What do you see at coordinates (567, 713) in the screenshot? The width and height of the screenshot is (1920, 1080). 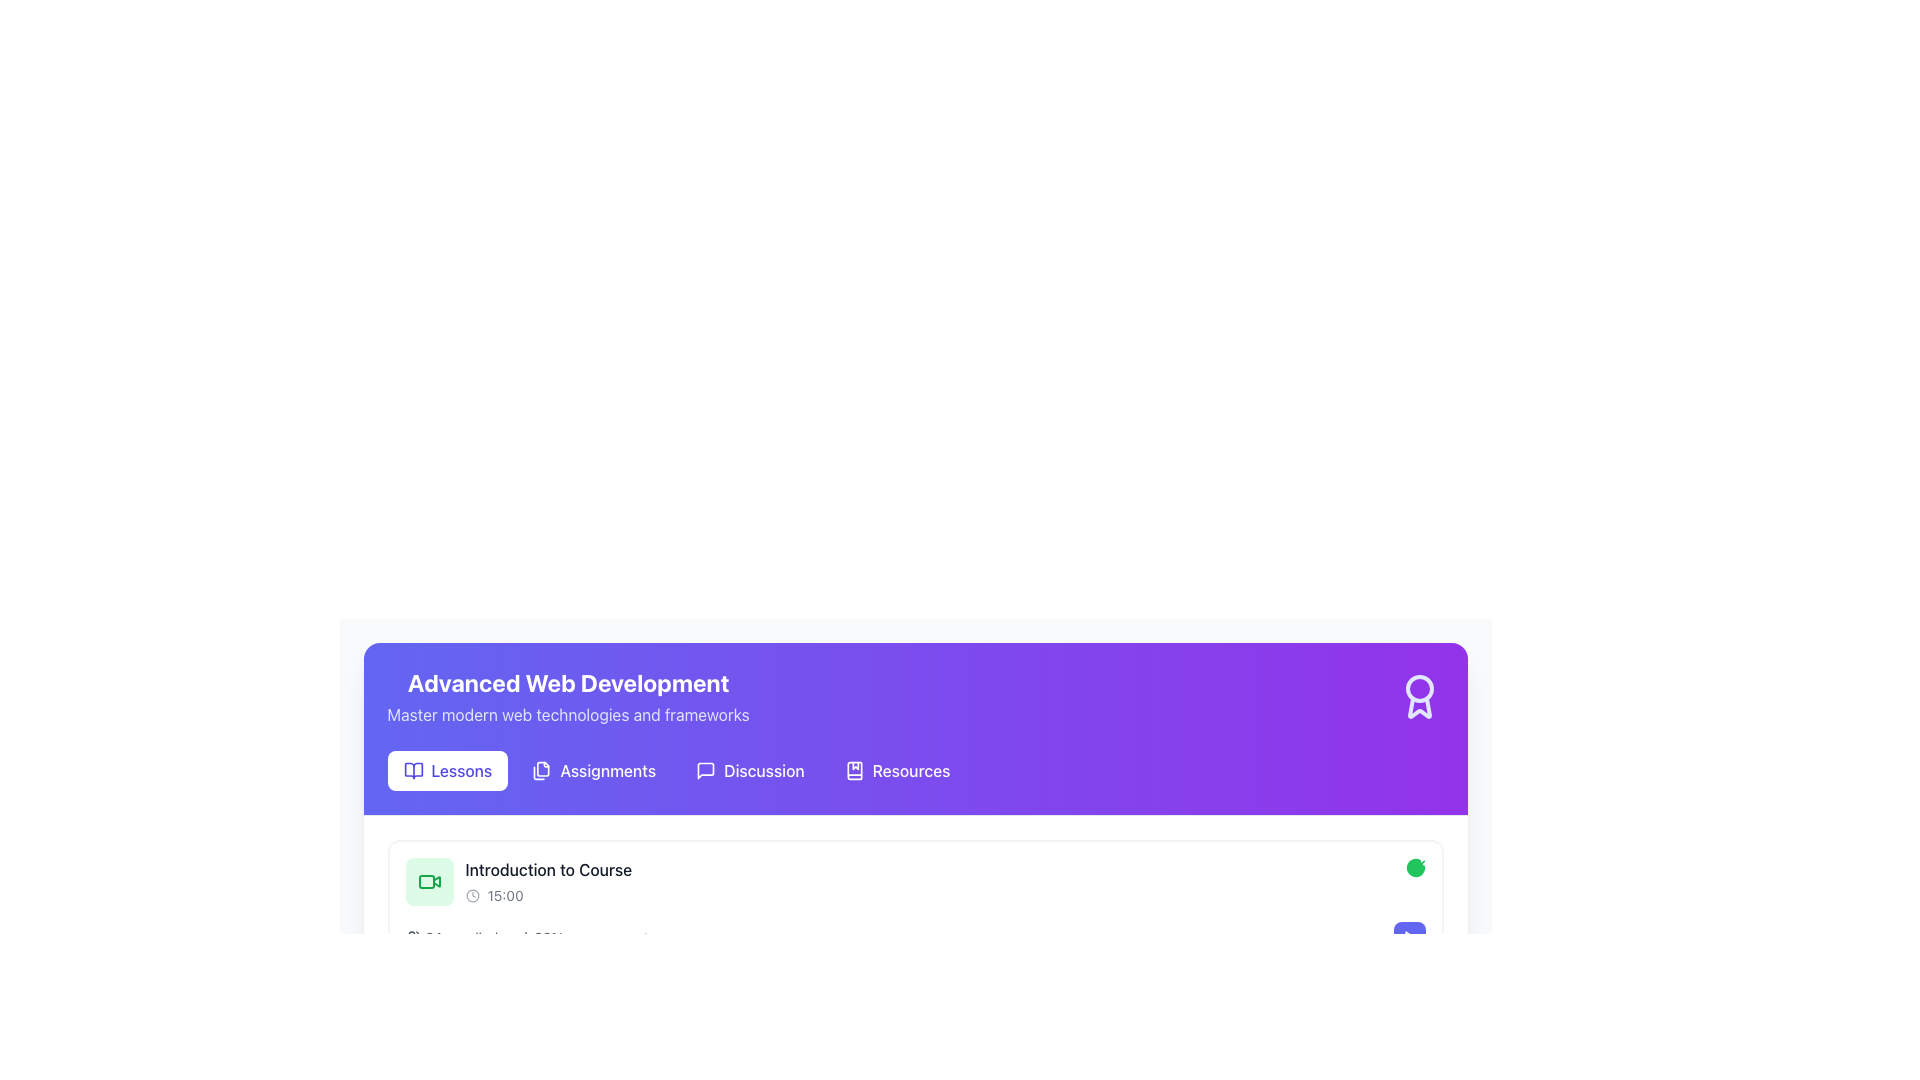 I see `the text label positioned below the title 'Advanced Web Development', which serves as a descriptive subtitle for additional context` at bounding box center [567, 713].